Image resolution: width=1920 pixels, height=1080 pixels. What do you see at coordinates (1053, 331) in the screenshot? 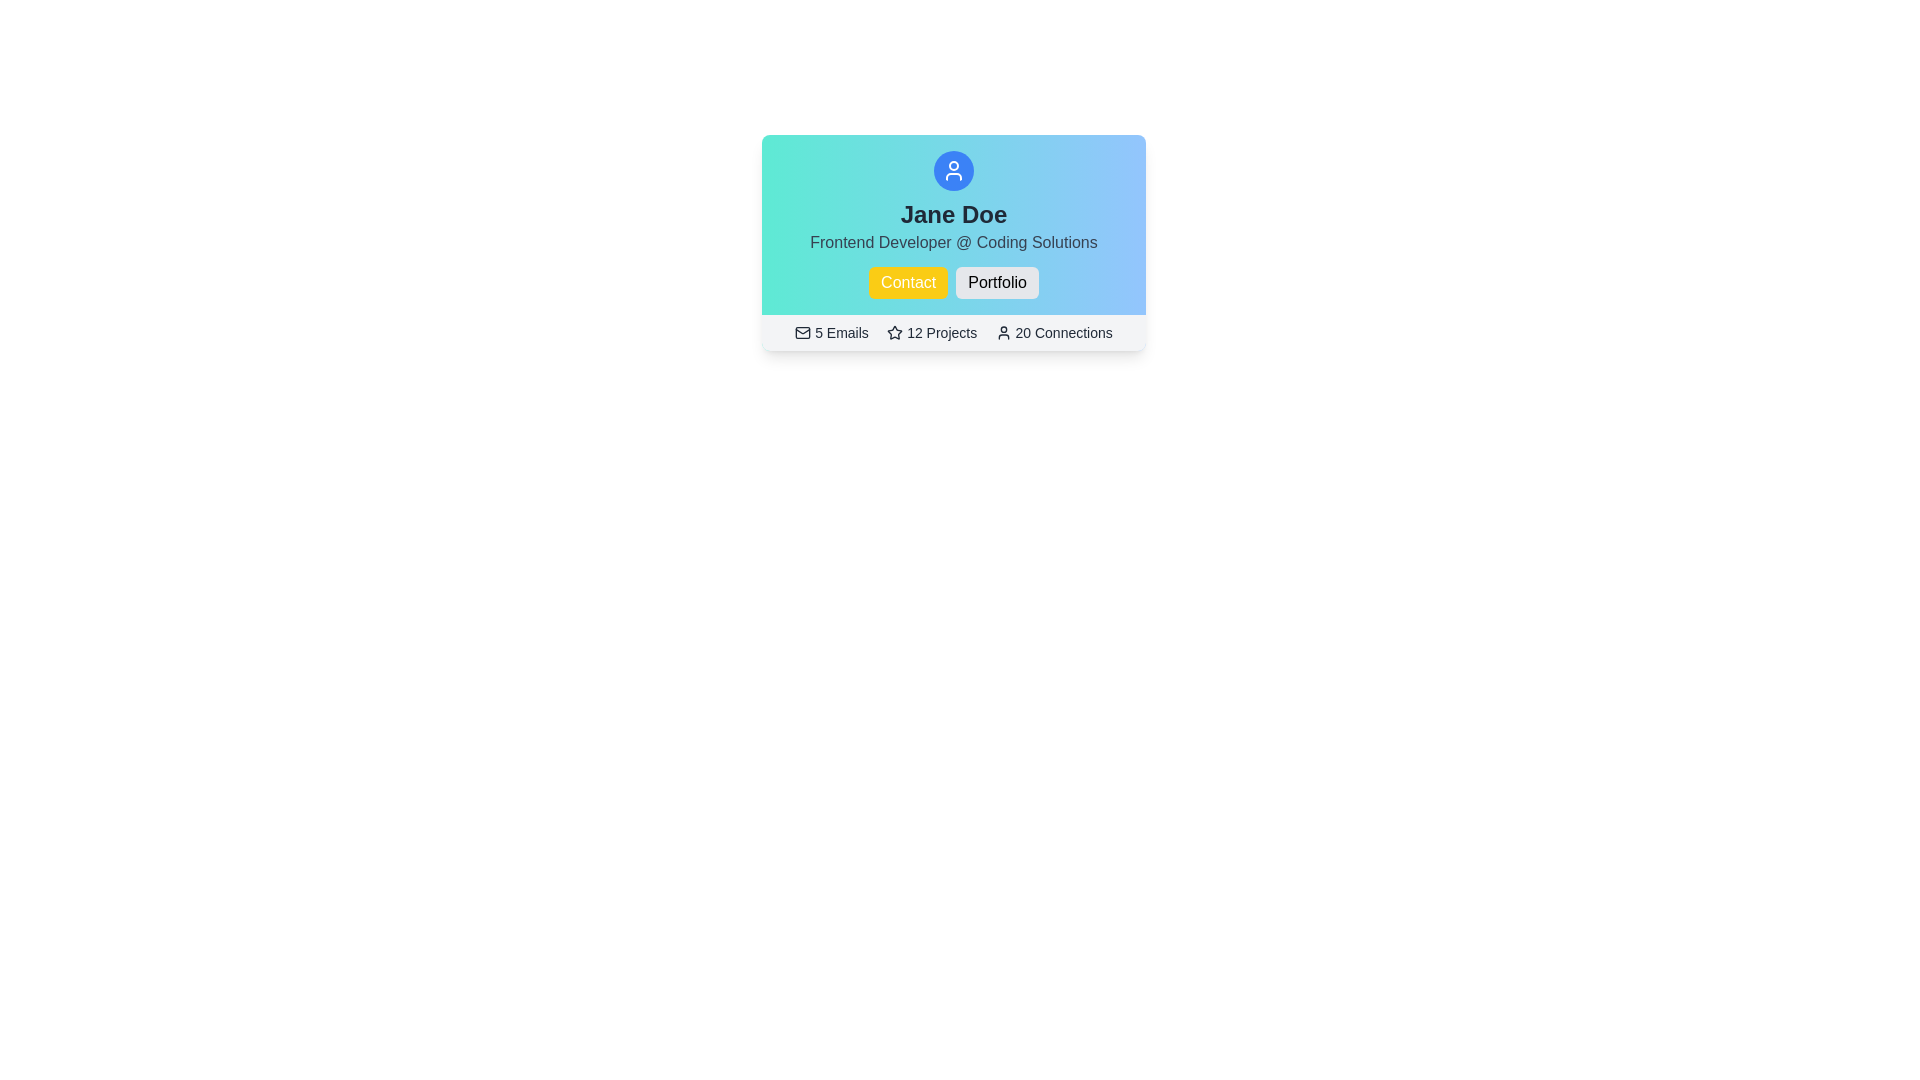
I see `the label displaying '20 Connections' with a user icon, which is the third element in a horizontally aligned row of three, located on the far right of the card` at bounding box center [1053, 331].